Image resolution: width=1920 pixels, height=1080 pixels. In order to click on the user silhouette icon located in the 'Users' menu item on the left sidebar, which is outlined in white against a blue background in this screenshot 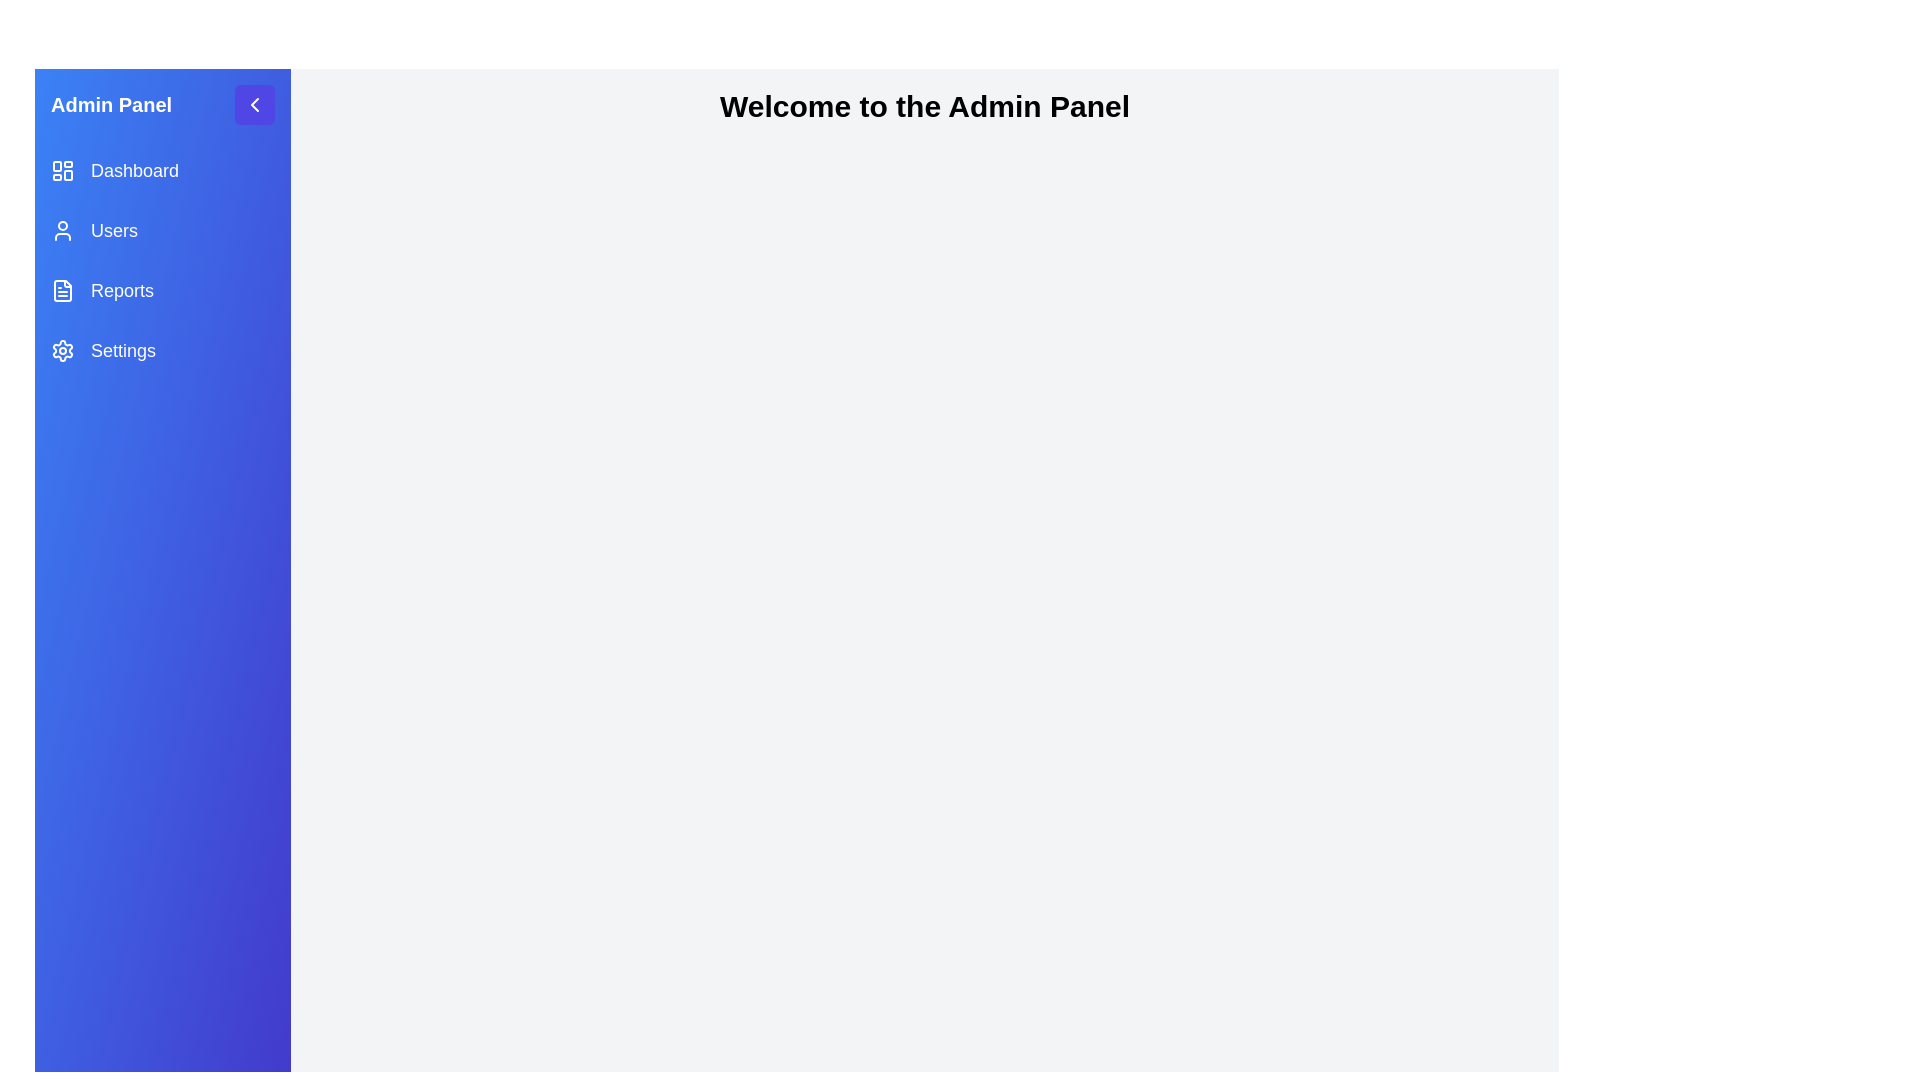, I will do `click(62, 230)`.